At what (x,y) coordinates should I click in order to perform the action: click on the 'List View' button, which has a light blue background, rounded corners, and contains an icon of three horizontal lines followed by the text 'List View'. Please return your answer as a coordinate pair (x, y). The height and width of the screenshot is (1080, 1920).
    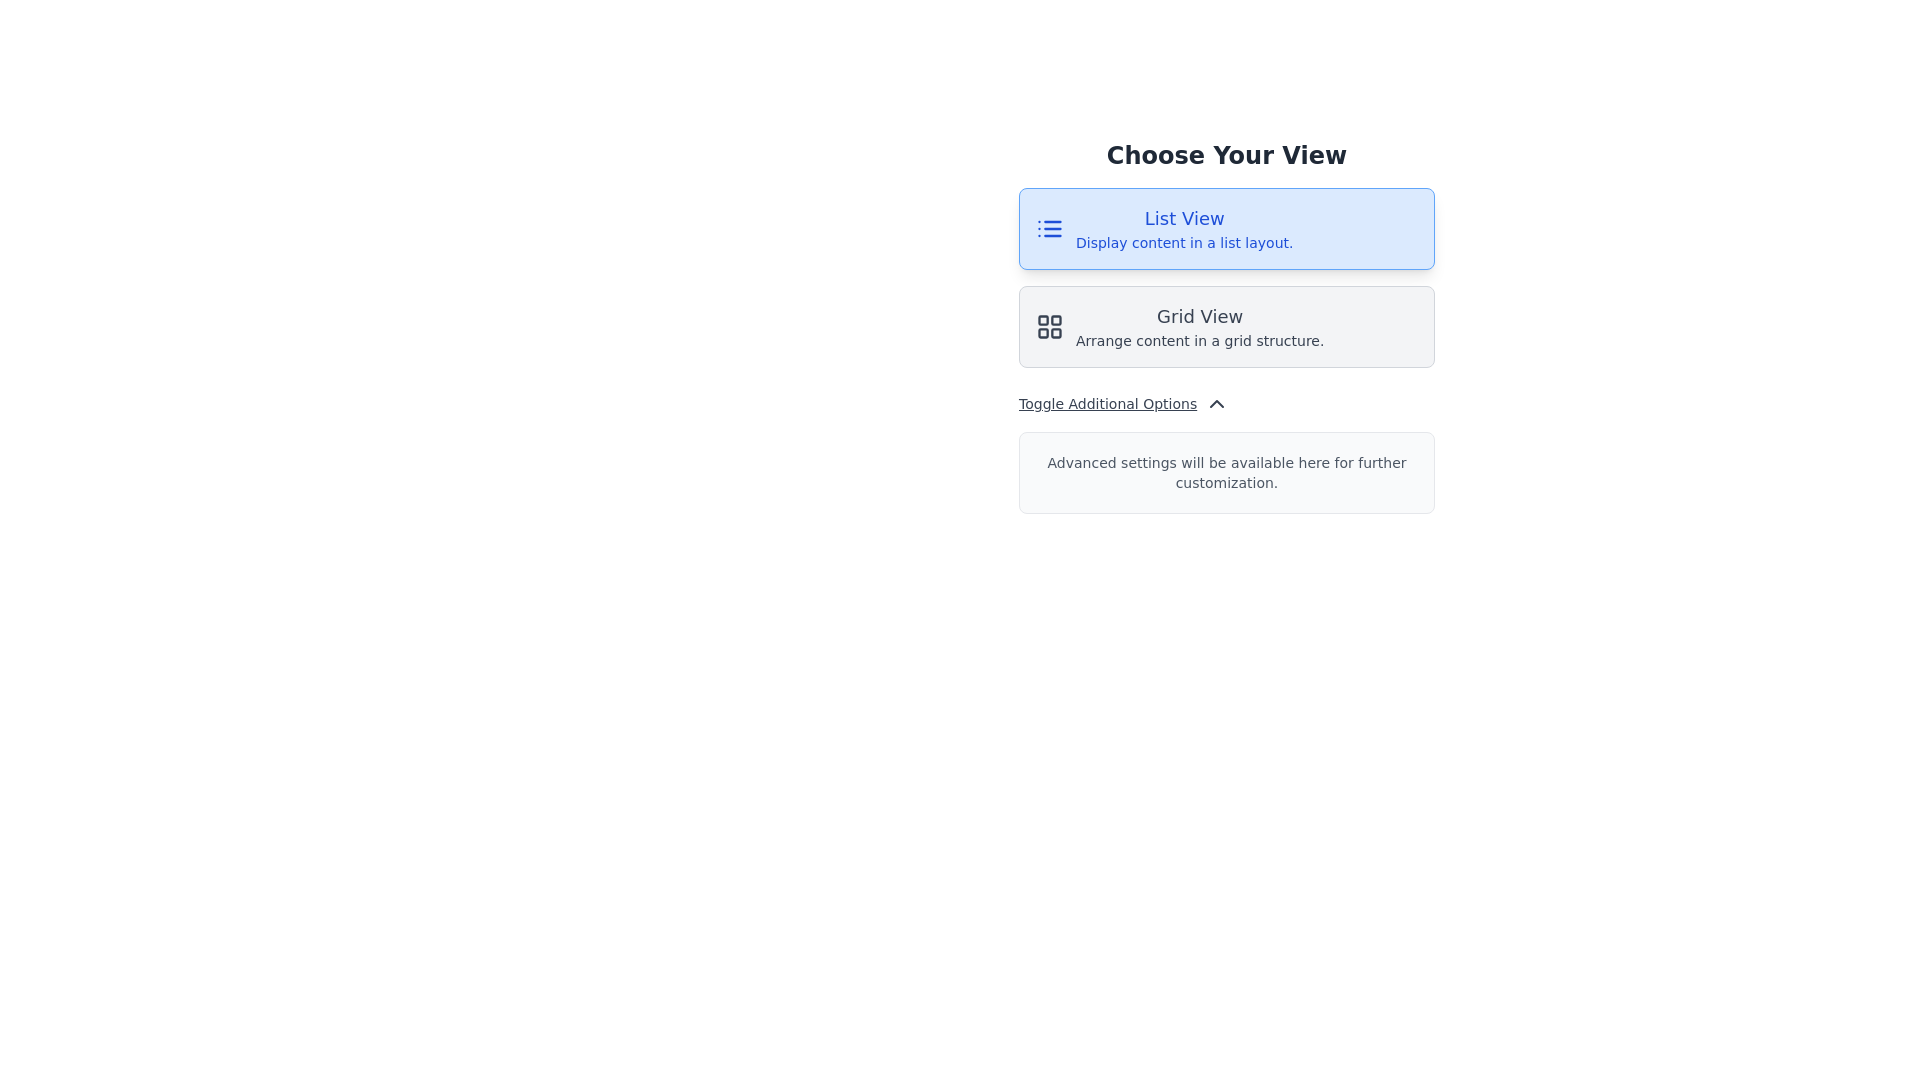
    Looking at the image, I should click on (1226, 227).